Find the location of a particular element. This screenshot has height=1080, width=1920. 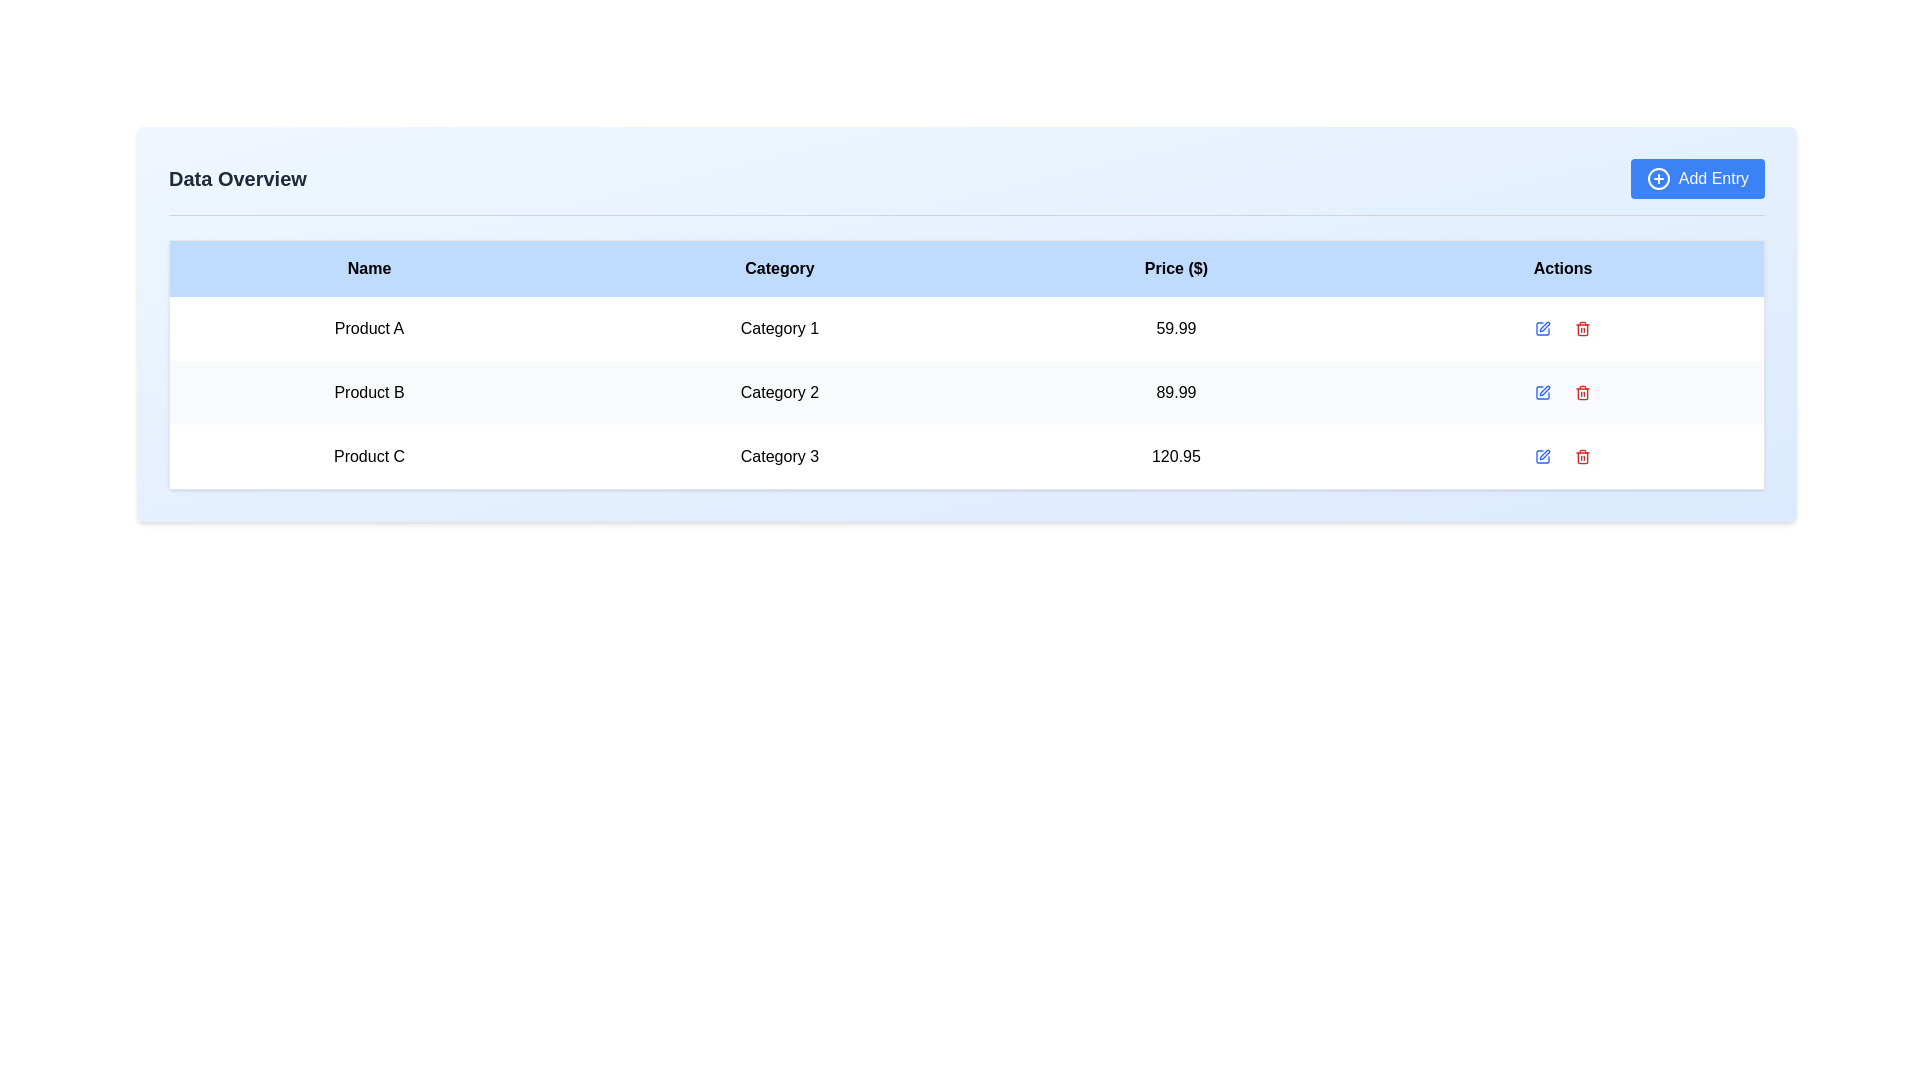

the text label 'Category 3' located in the third row of the table in the 'Category' column, which is in the middle of its row, with 'Product C' to the left and '120.95' to the right is located at coordinates (778, 457).